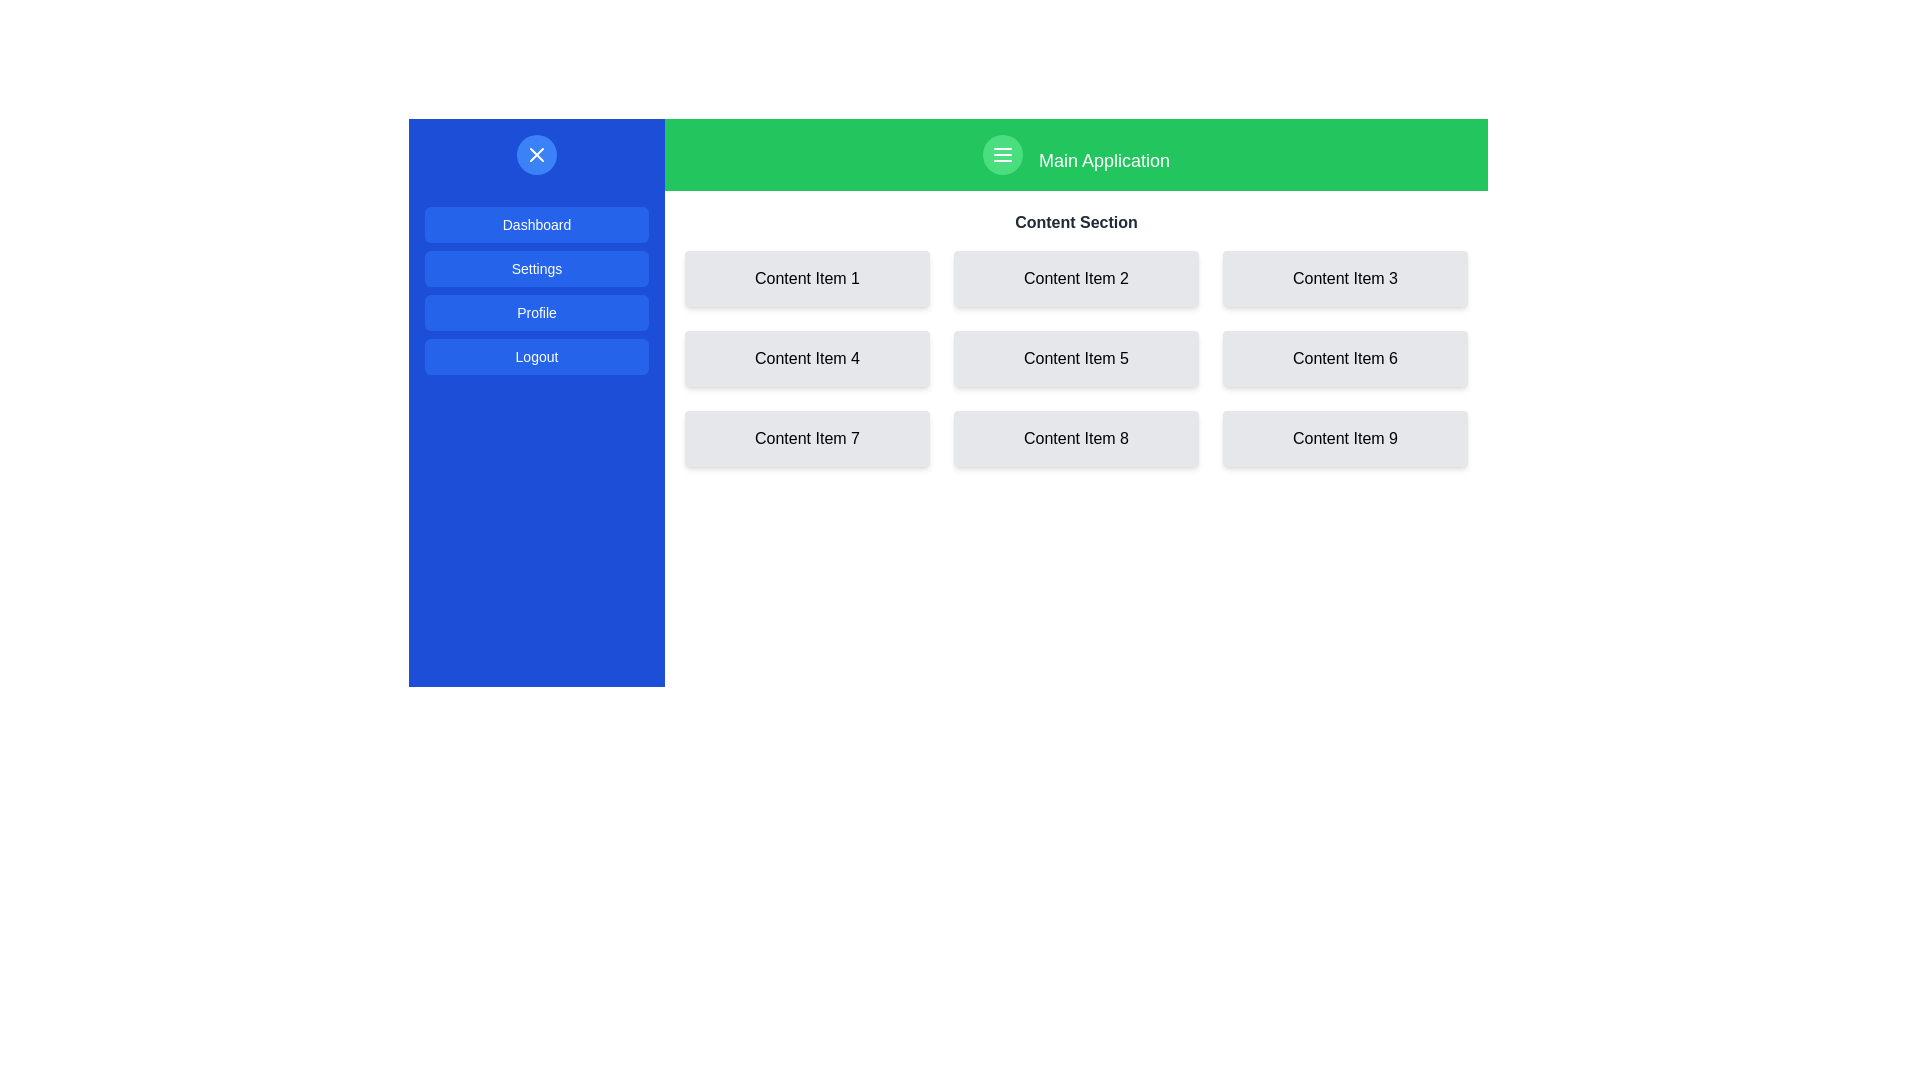 Image resolution: width=1920 pixels, height=1080 pixels. What do you see at coordinates (537, 224) in the screenshot?
I see `the 'Dashboard' button, which is the first item in the vertical list of buttons in the left sidebar` at bounding box center [537, 224].